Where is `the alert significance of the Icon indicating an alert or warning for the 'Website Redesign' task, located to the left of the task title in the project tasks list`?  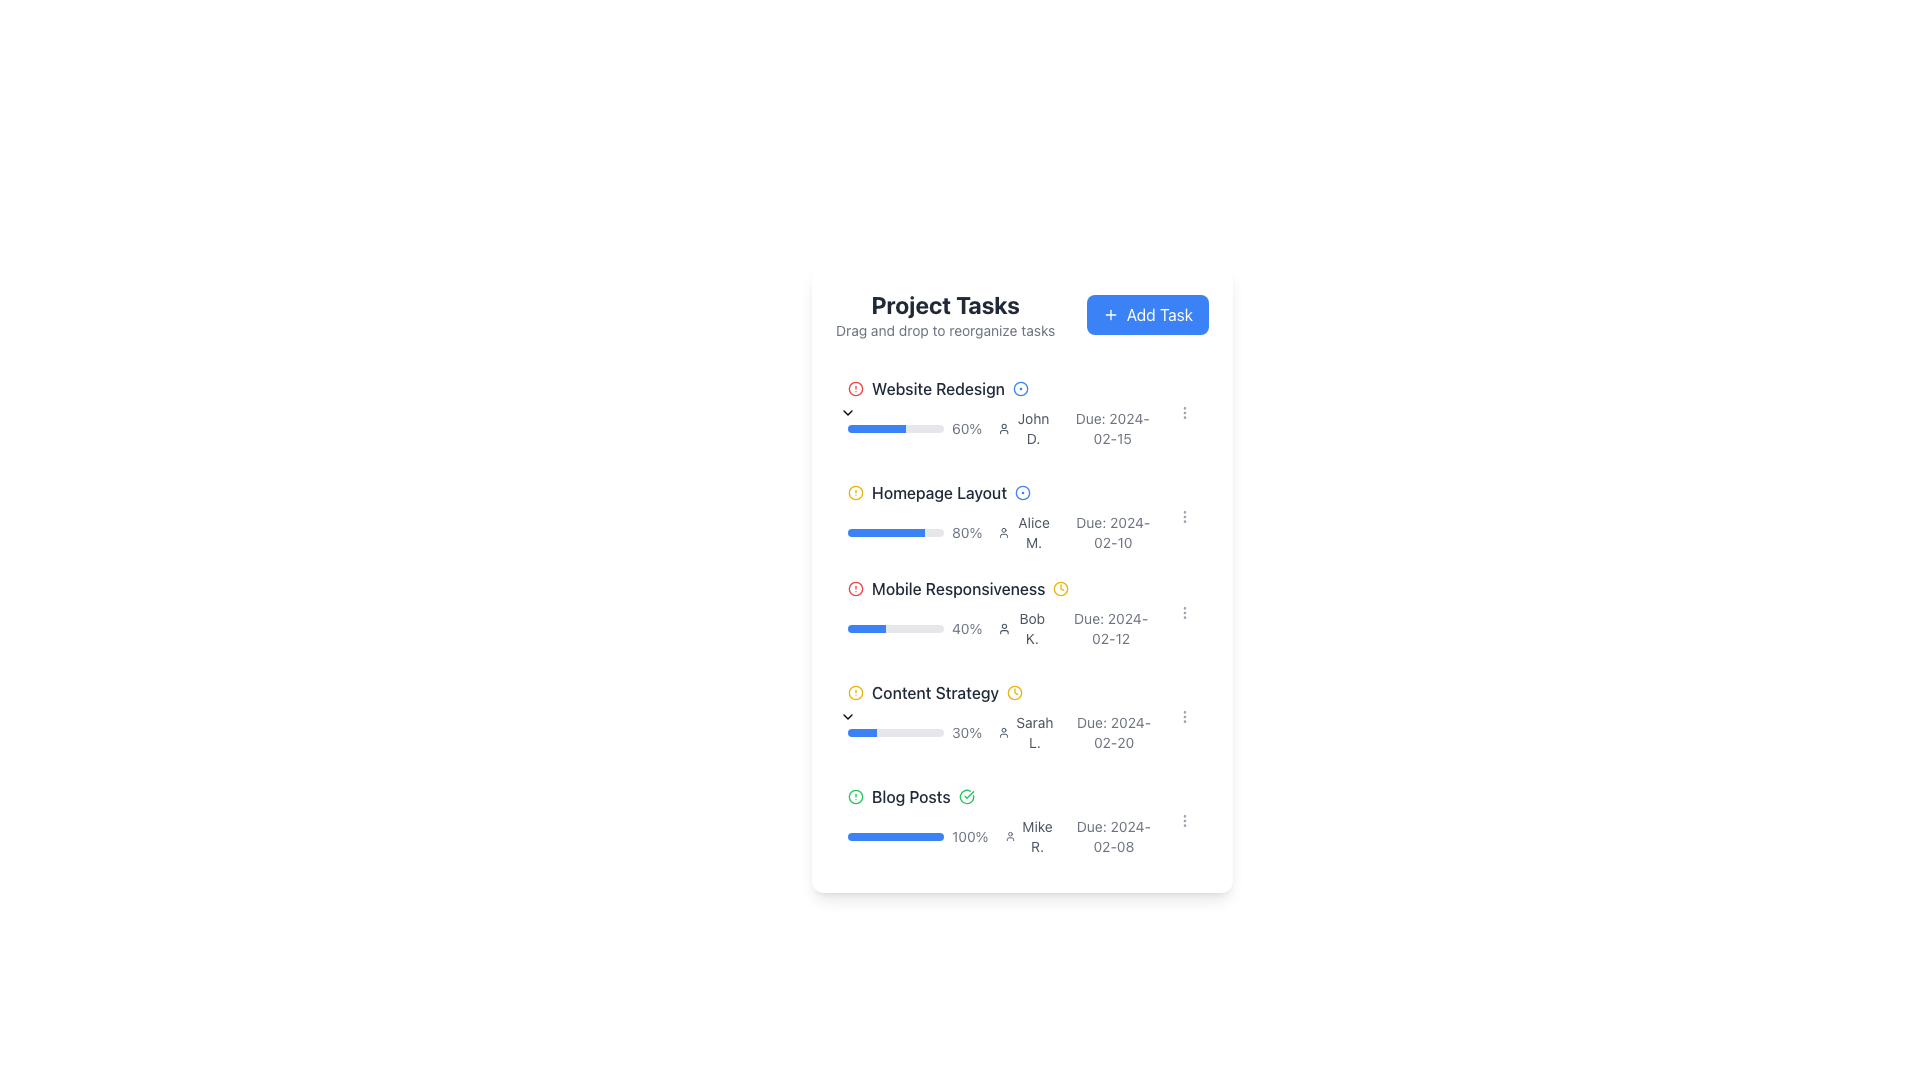 the alert significance of the Icon indicating an alert or warning for the 'Website Redesign' task, located to the left of the task title in the project tasks list is located at coordinates (855, 389).